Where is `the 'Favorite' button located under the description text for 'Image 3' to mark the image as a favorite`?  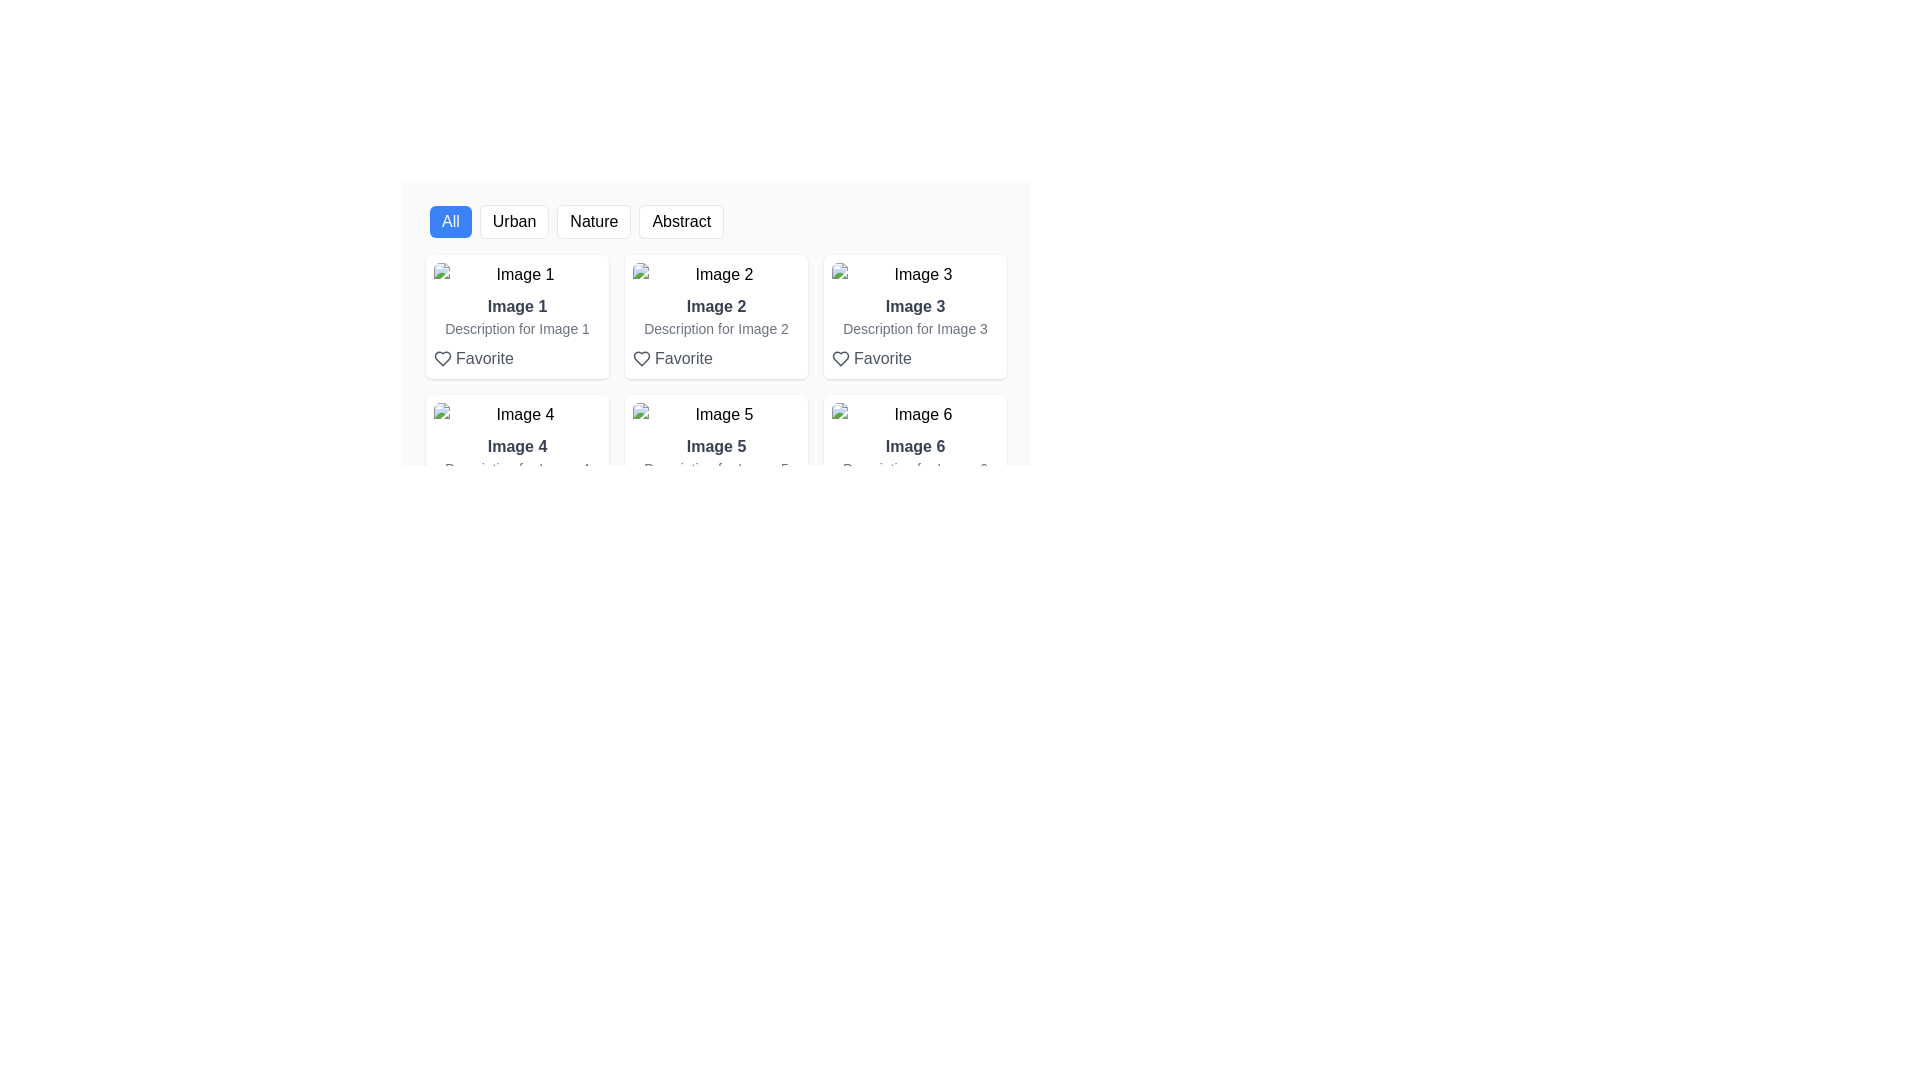 the 'Favorite' button located under the description text for 'Image 3' to mark the image as a favorite is located at coordinates (871, 357).